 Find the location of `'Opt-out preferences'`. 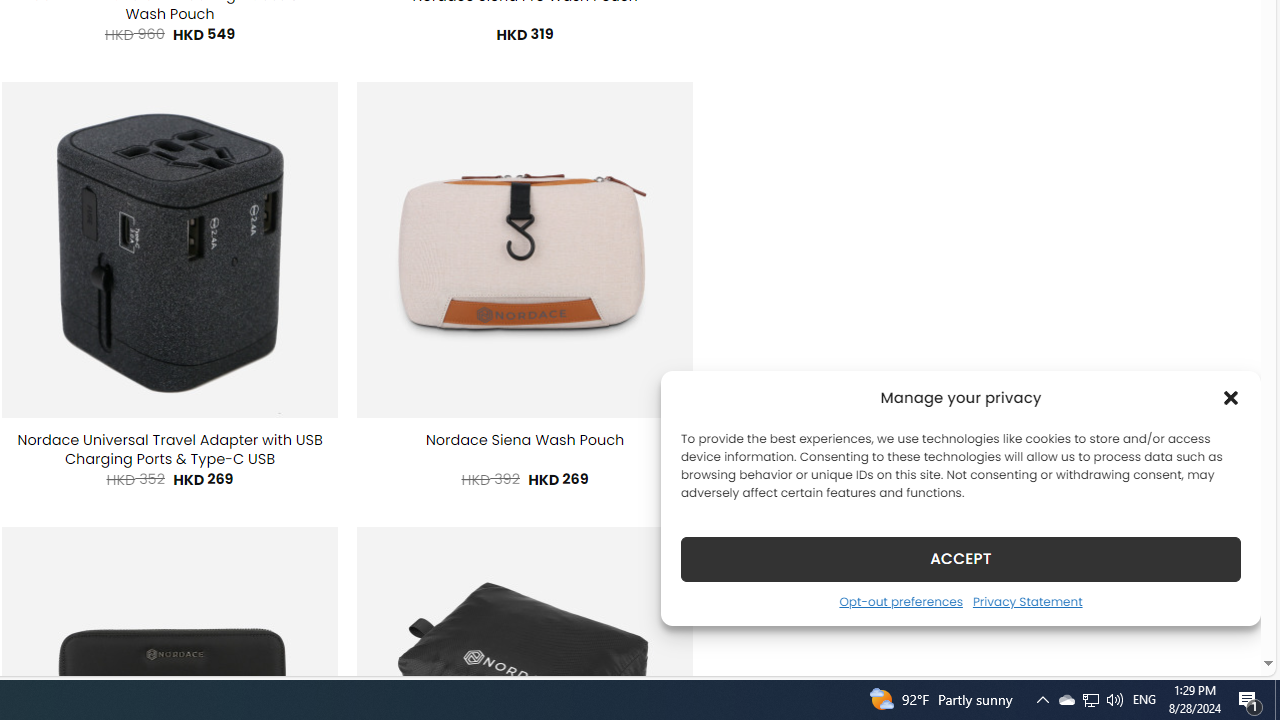

'Opt-out preferences' is located at coordinates (899, 600).